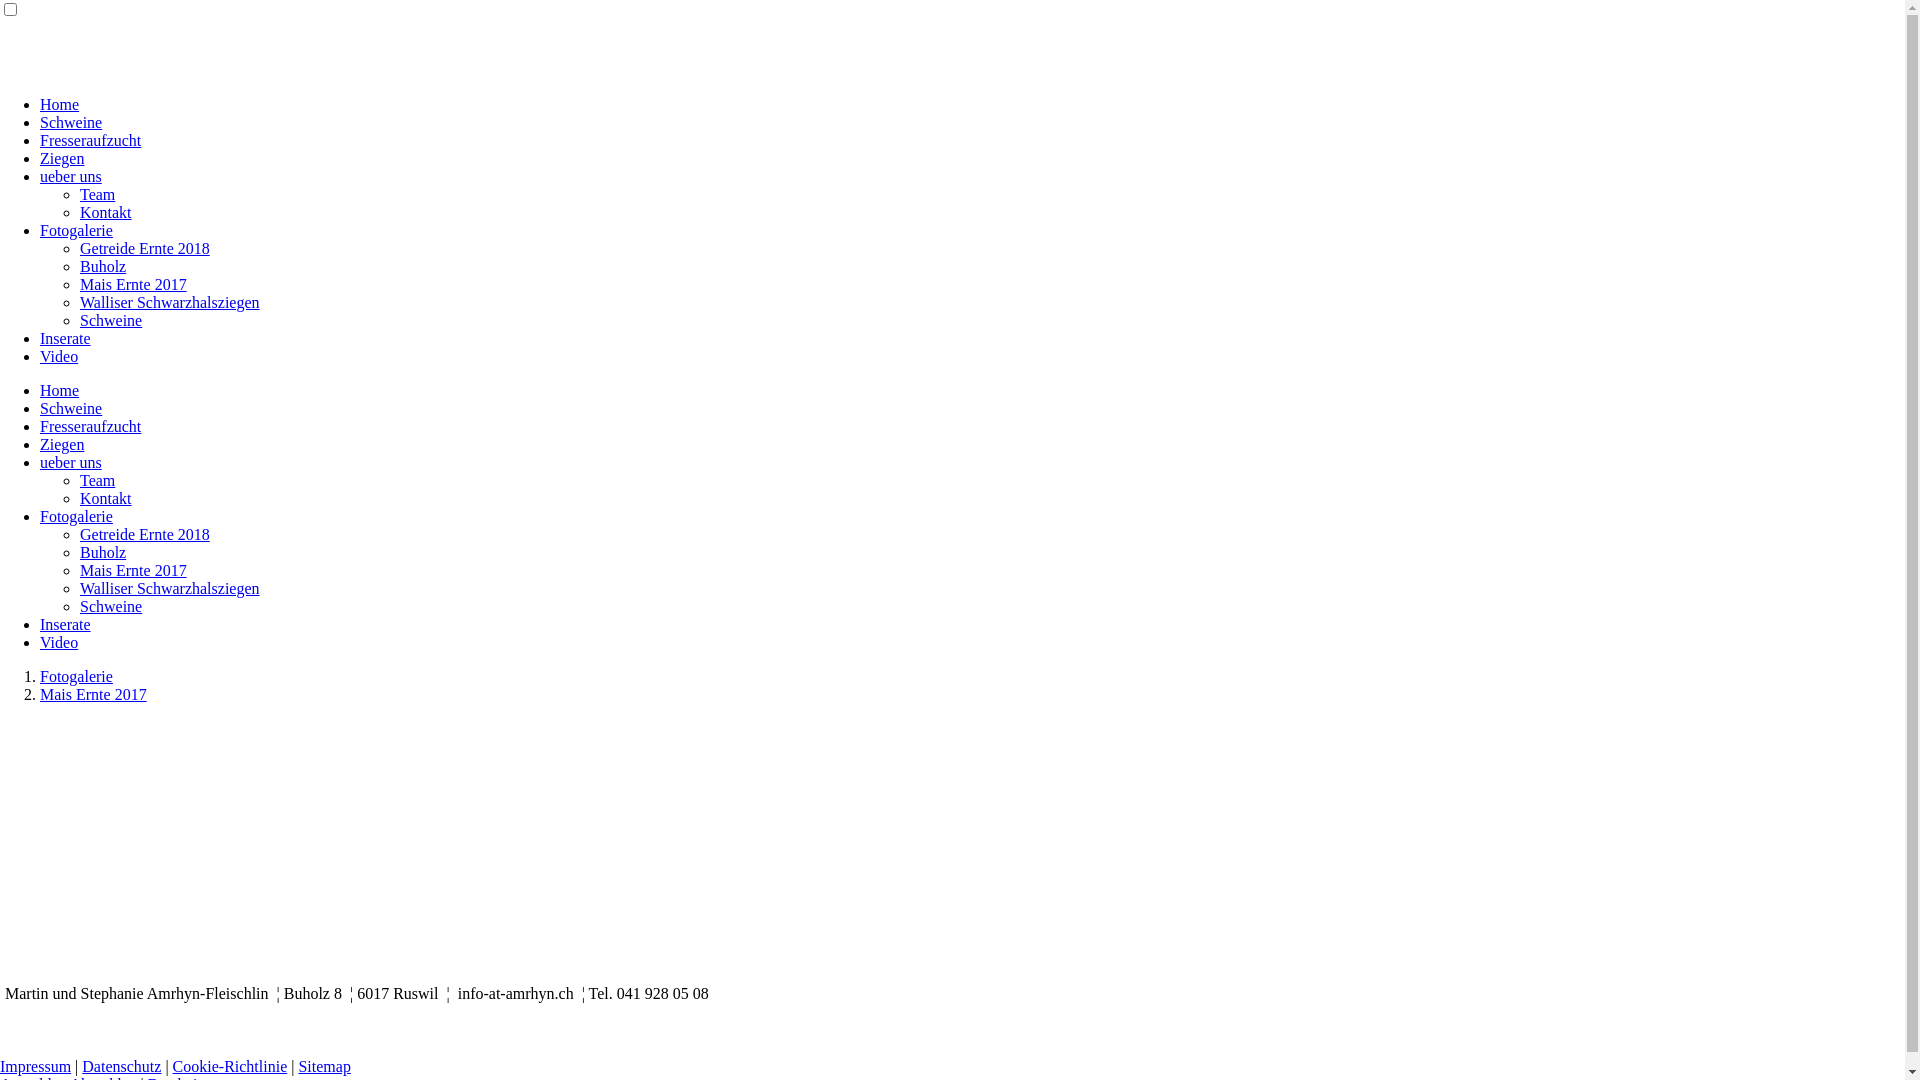  What do you see at coordinates (35, 1065) in the screenshot?
I see `'Impressum'` at bounding box center [35, 1065].